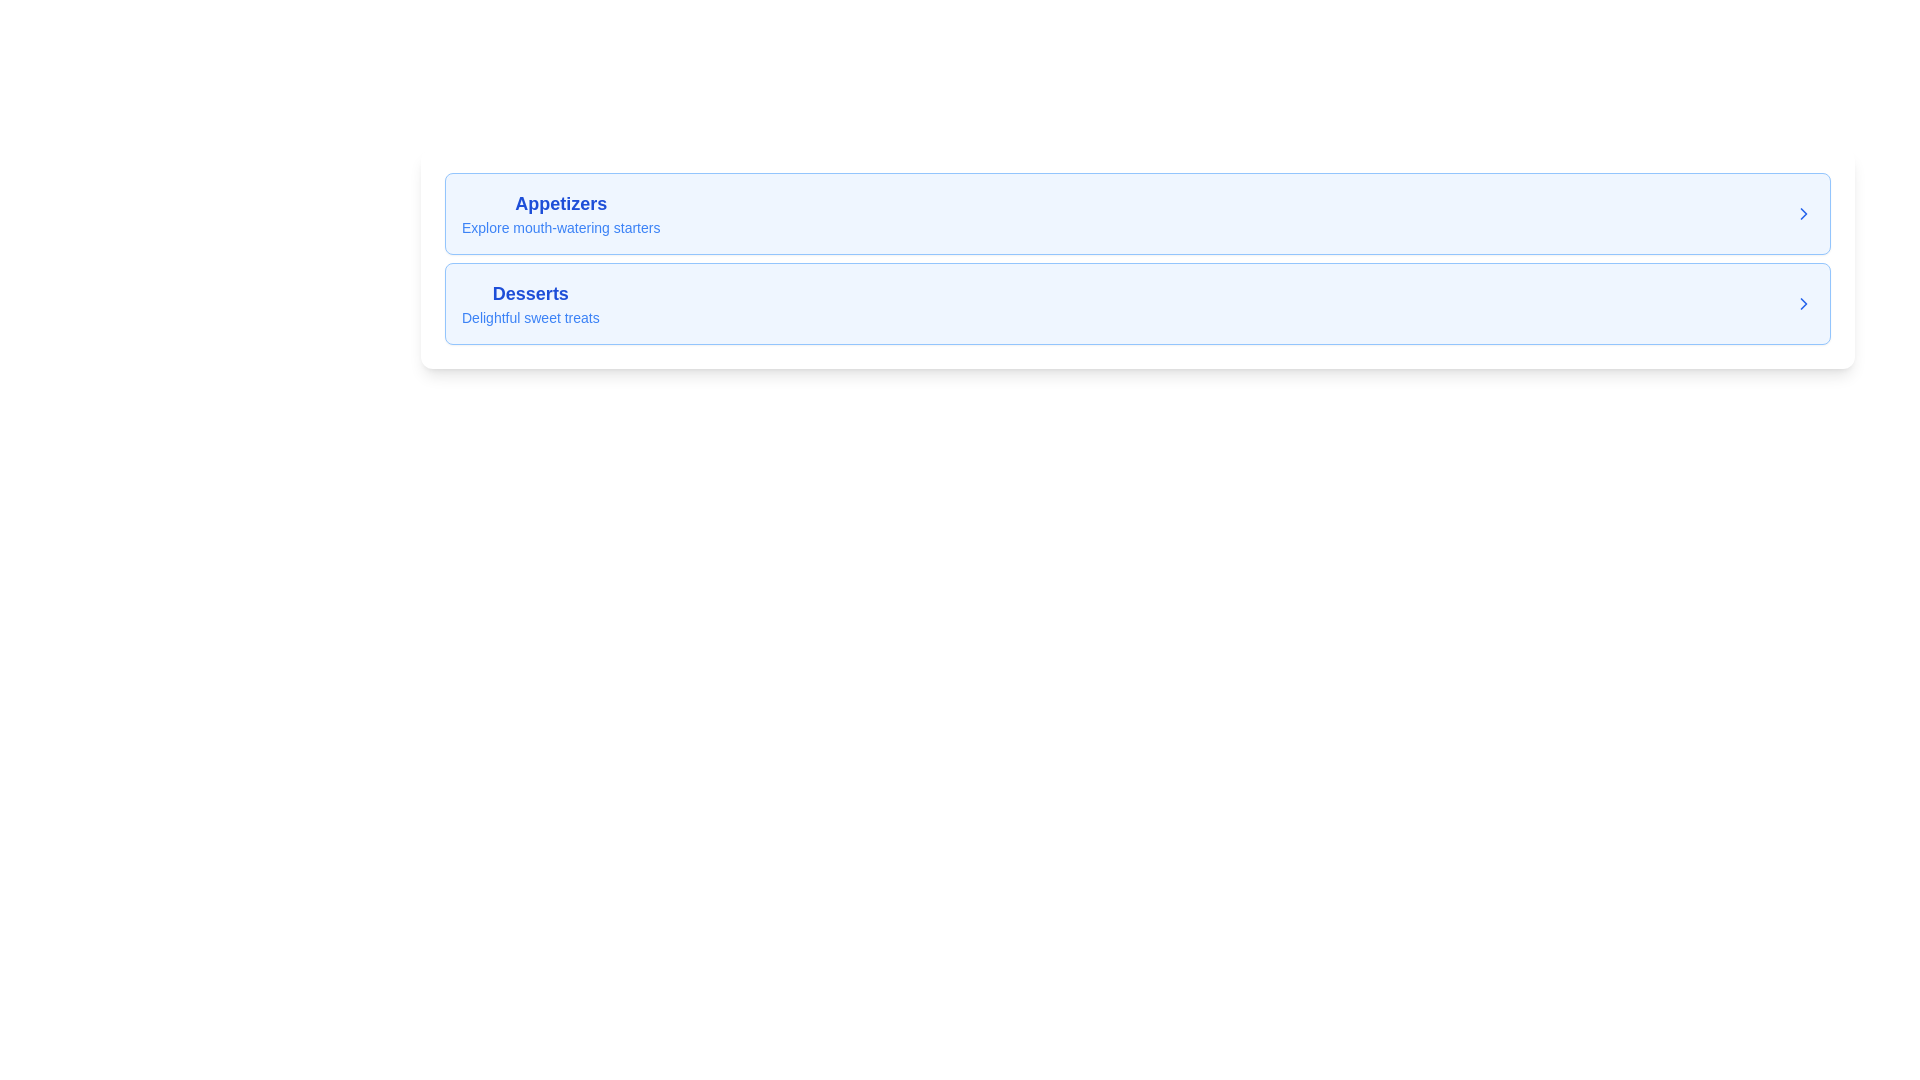 The width and height of the screenshot is (1920, 1080). I want to click on the text element titled 'Desserts' which is the second card in a vertically stacked list of informational cards, so click(530, 304).